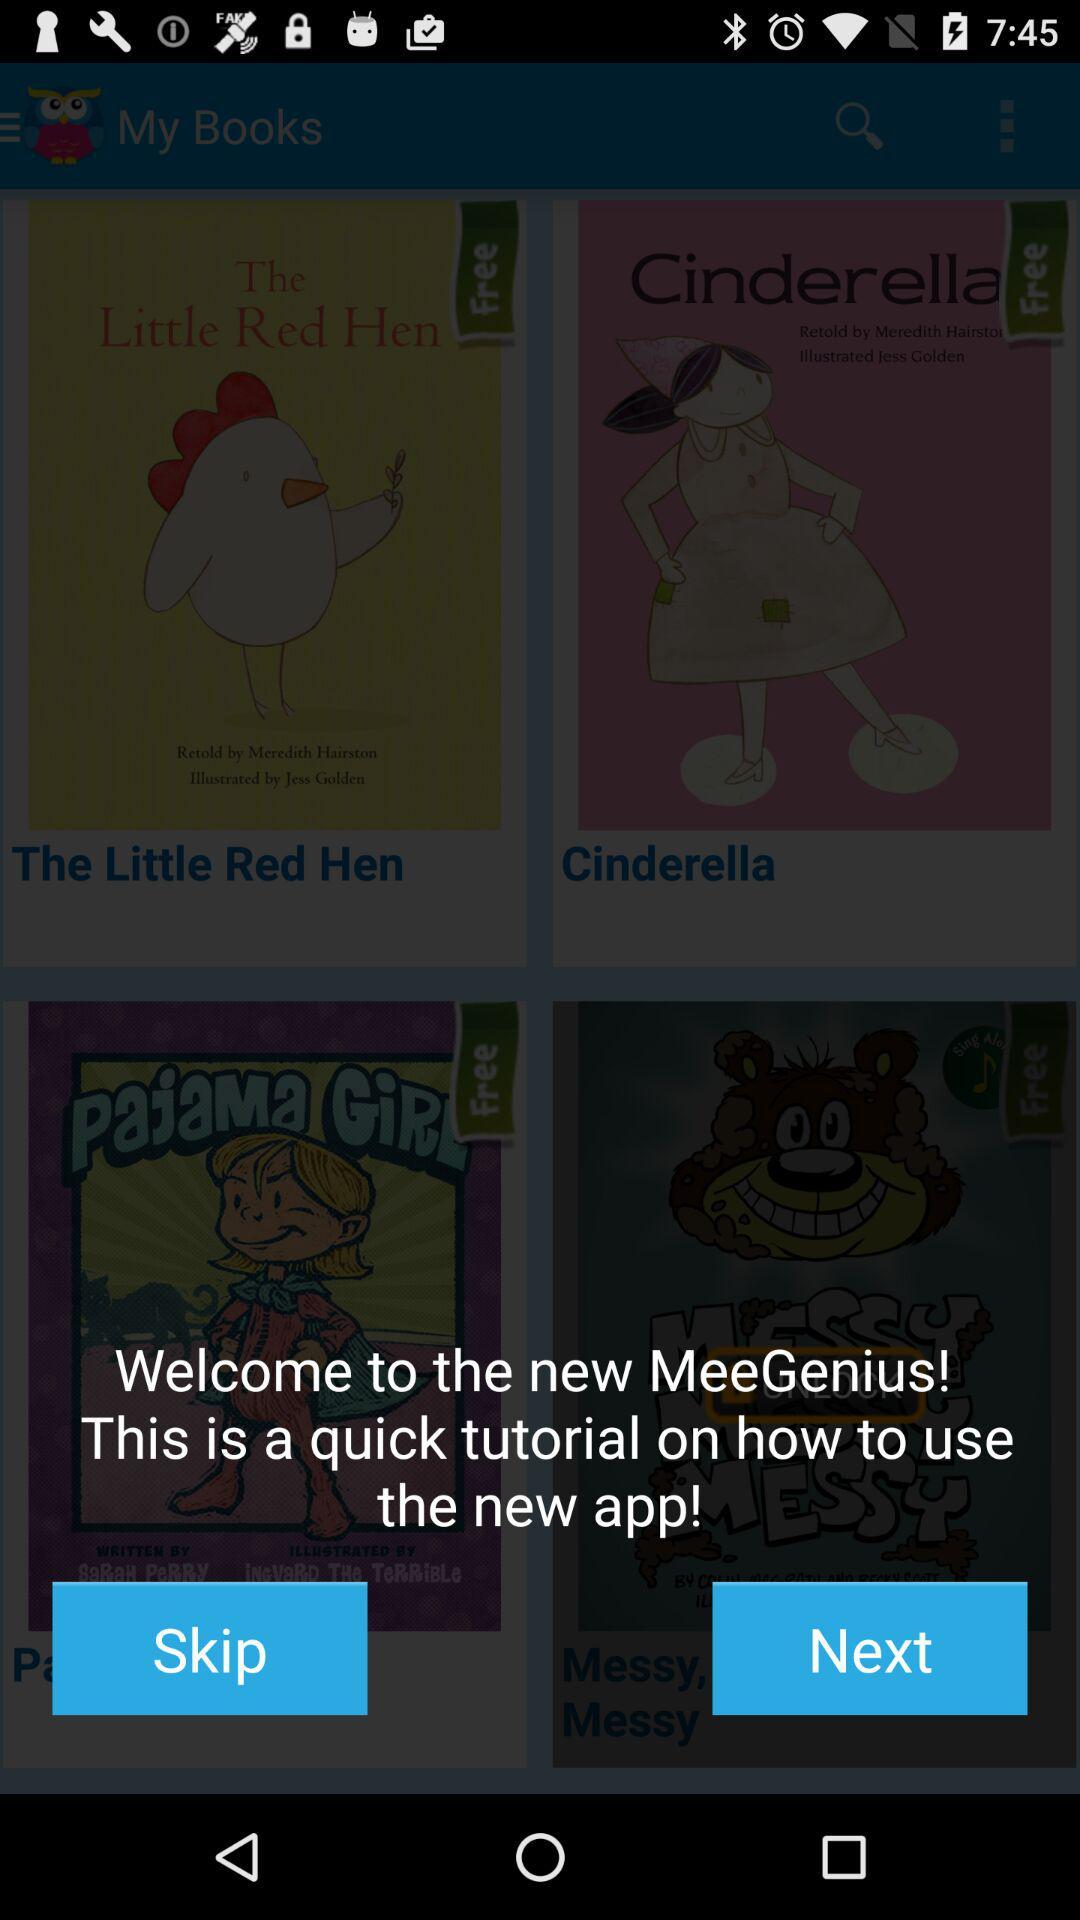 The height and width of the screenshot is (1920, 1080). What do you see at coordinates (209, 1648) in the screenshot?
I see `the item to the left of the next icon` at bounding box center [209, 1648].